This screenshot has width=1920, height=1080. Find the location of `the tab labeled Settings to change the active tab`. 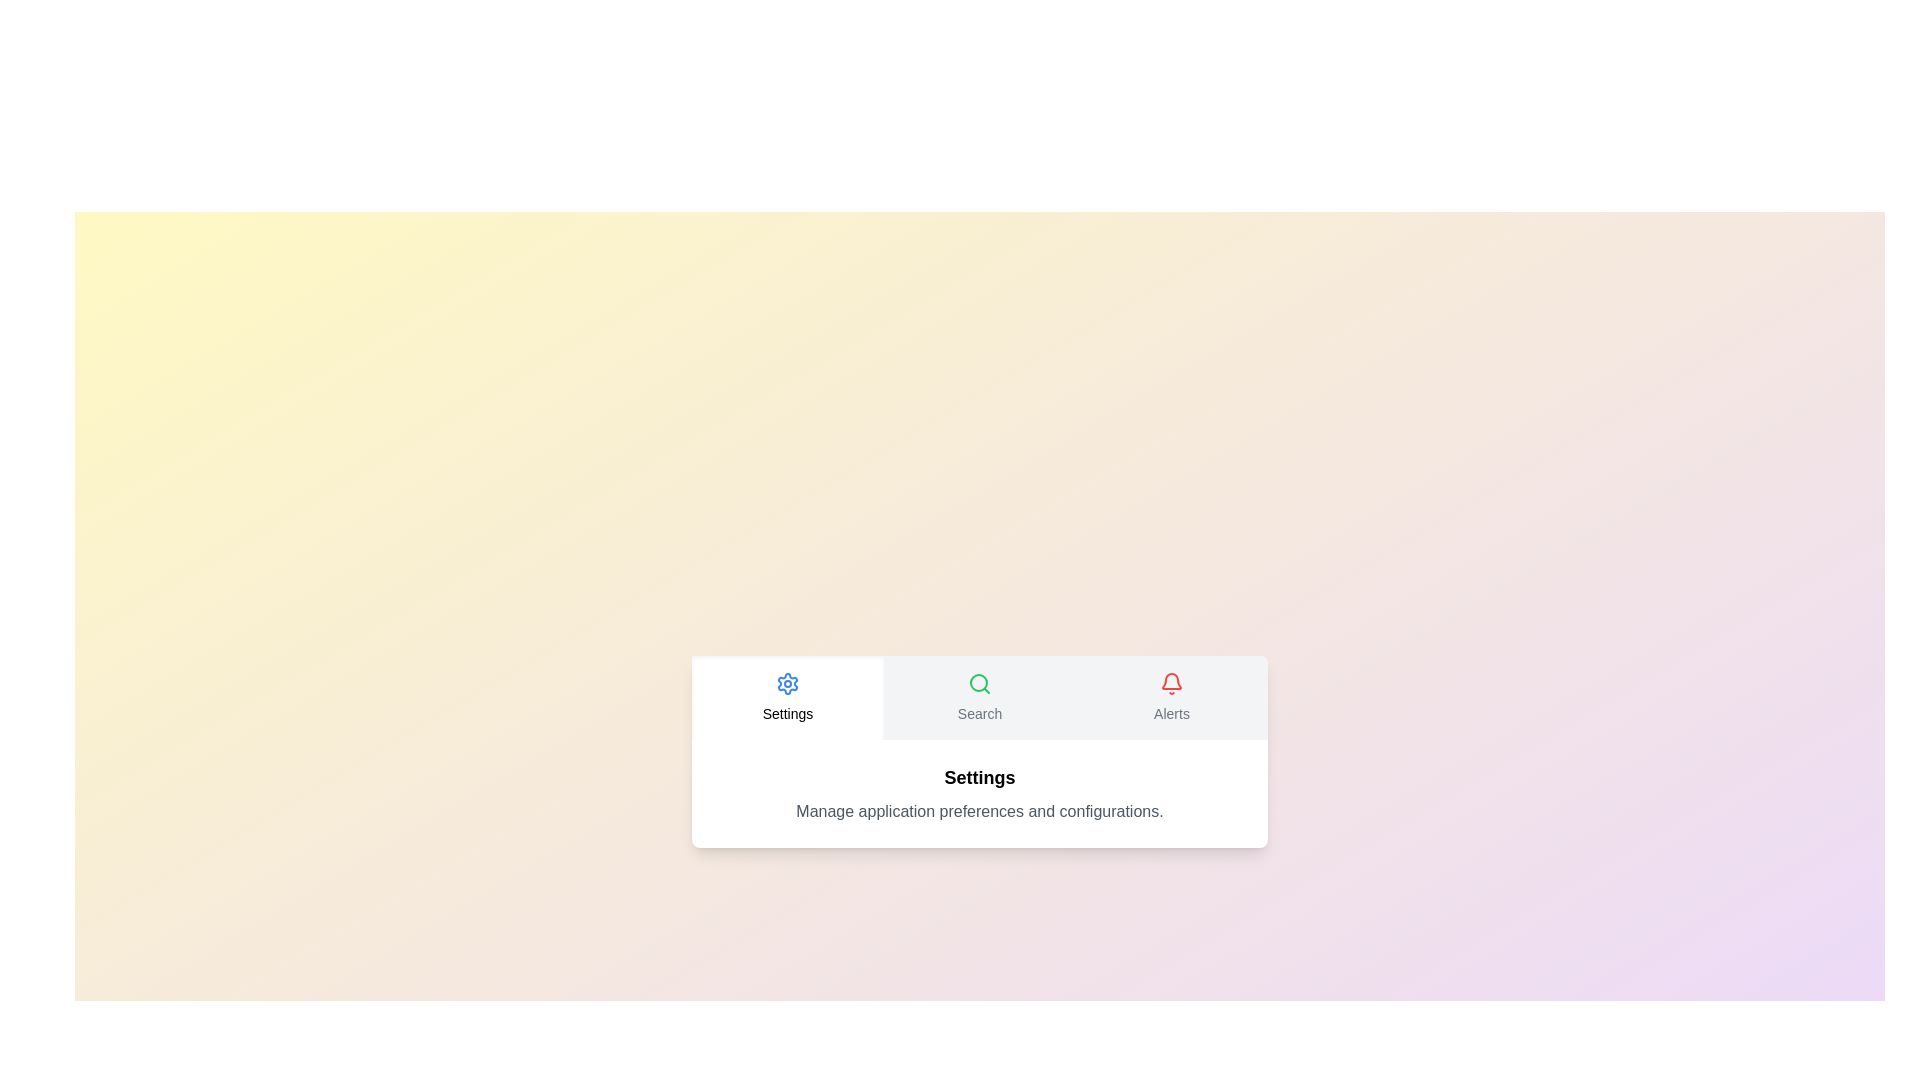

the tab labeled Settings to change the active tab is located at coordinates (786, 697).